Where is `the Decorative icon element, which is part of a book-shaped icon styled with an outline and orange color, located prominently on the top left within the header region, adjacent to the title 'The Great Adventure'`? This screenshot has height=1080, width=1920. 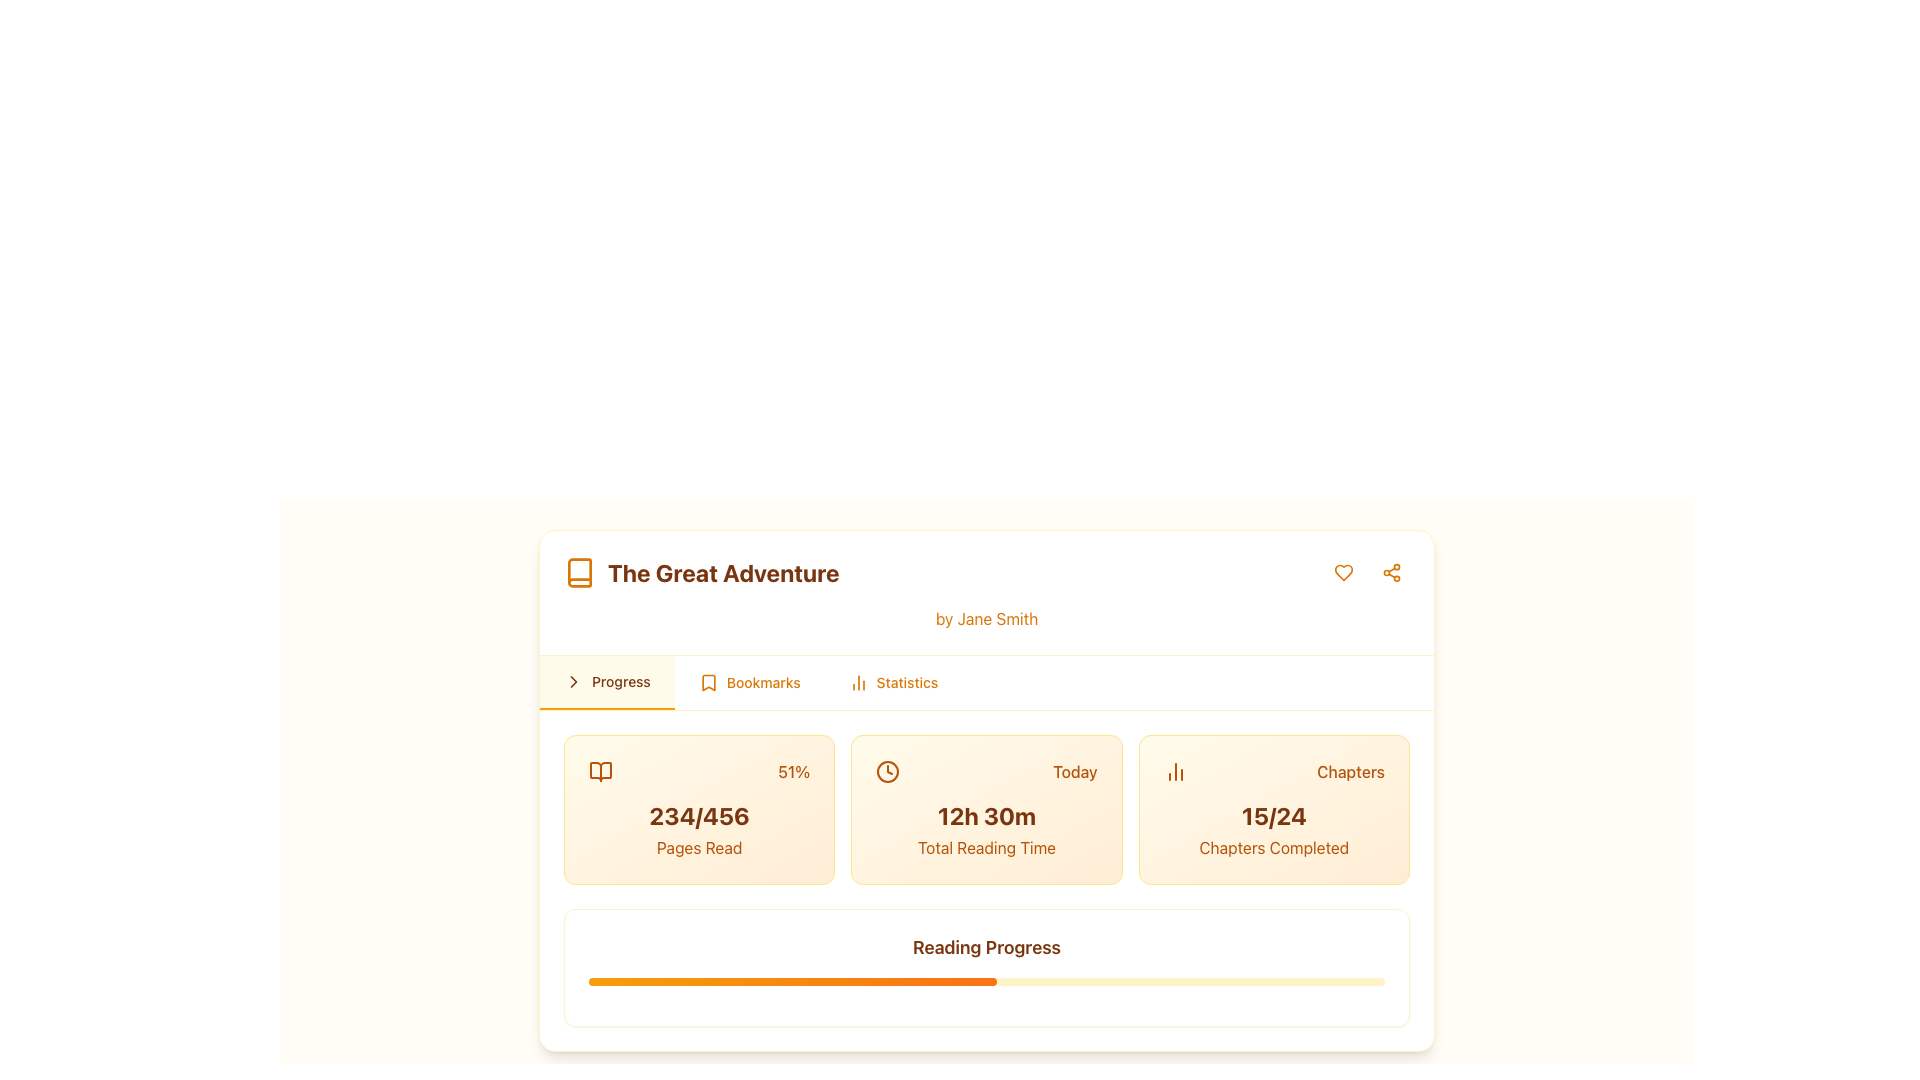
the Decorative icon element, which is part of a book-shaped icon styled with an outline and orange color, located prominently on the top left within the header region, adjacent to the title 'The Great Adventure' is located at coordinates (579, 573).